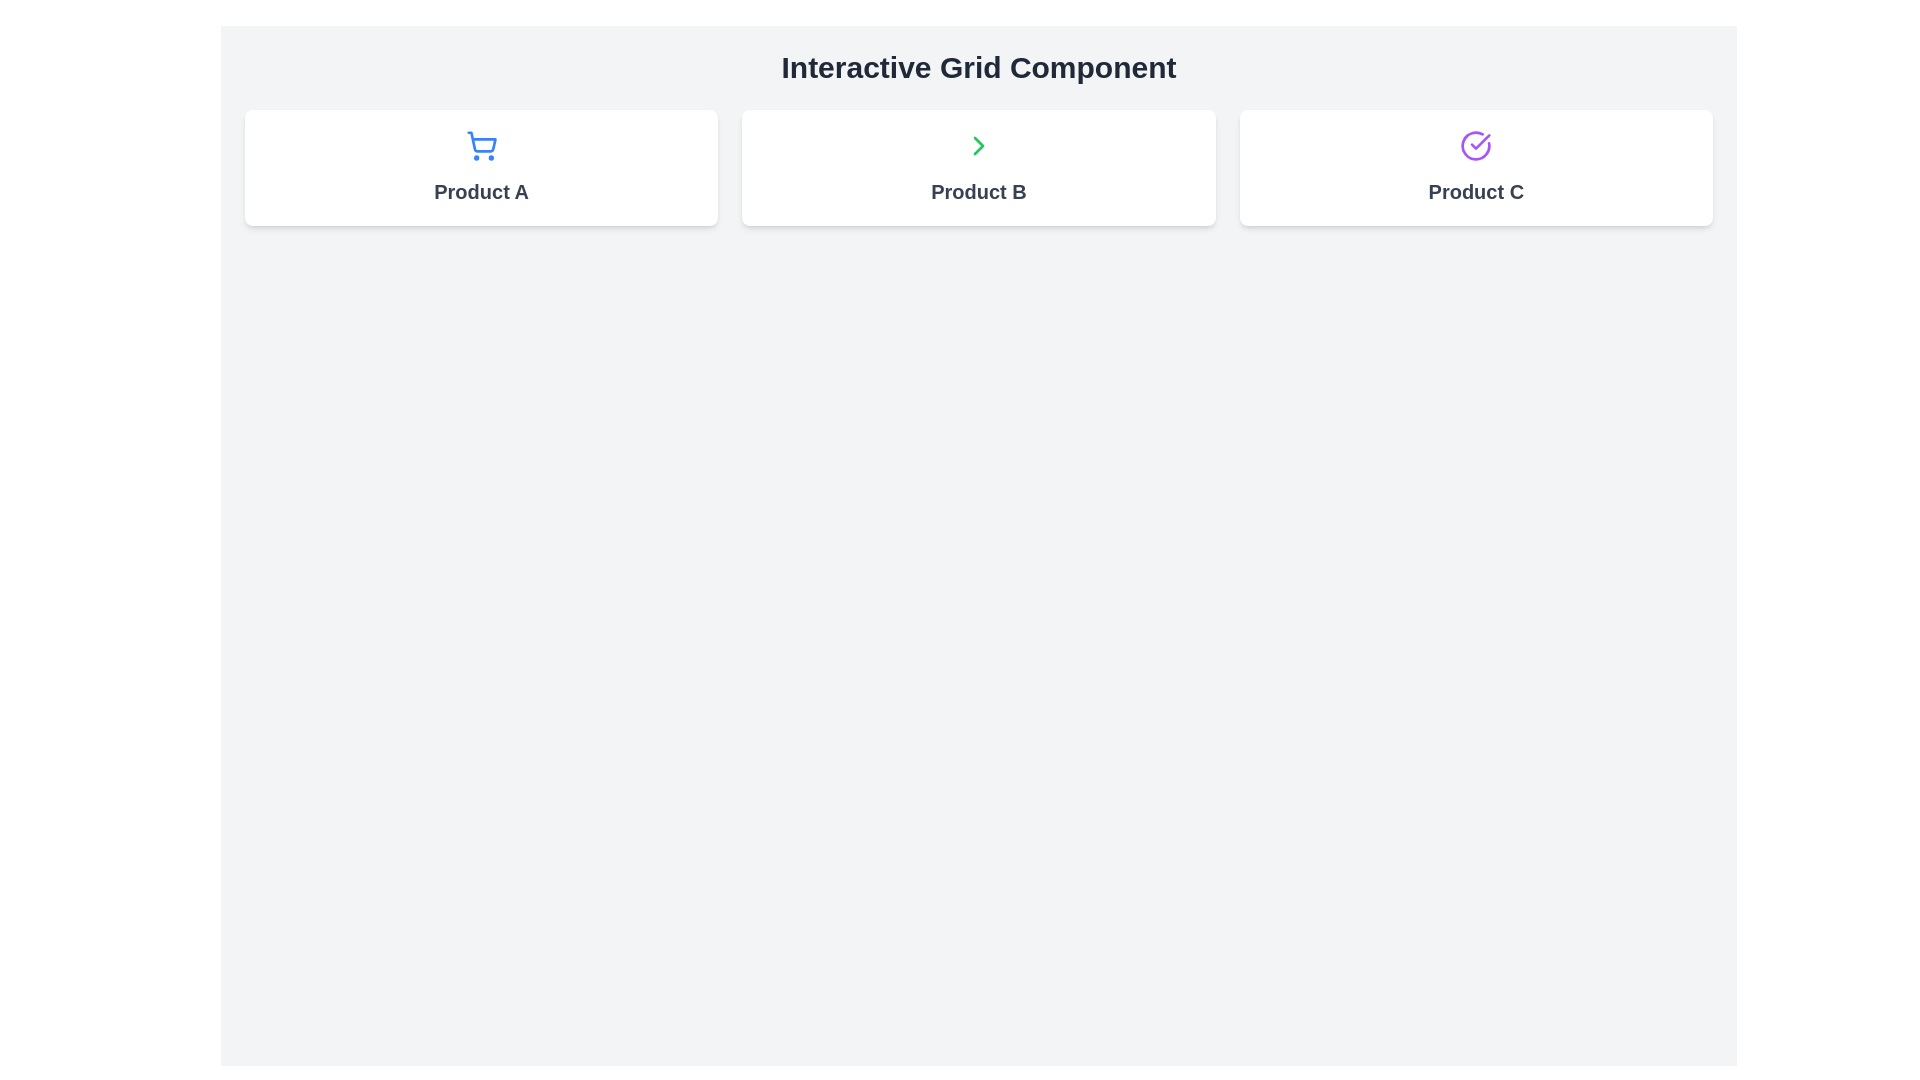 This screenshot has width=1920, height=1080. What do you see at coordinates (481, 145) in the screenshot?
I see `the shopping cart icon located at the top center of the 'Product A' card` at bounding box center [481, 145].